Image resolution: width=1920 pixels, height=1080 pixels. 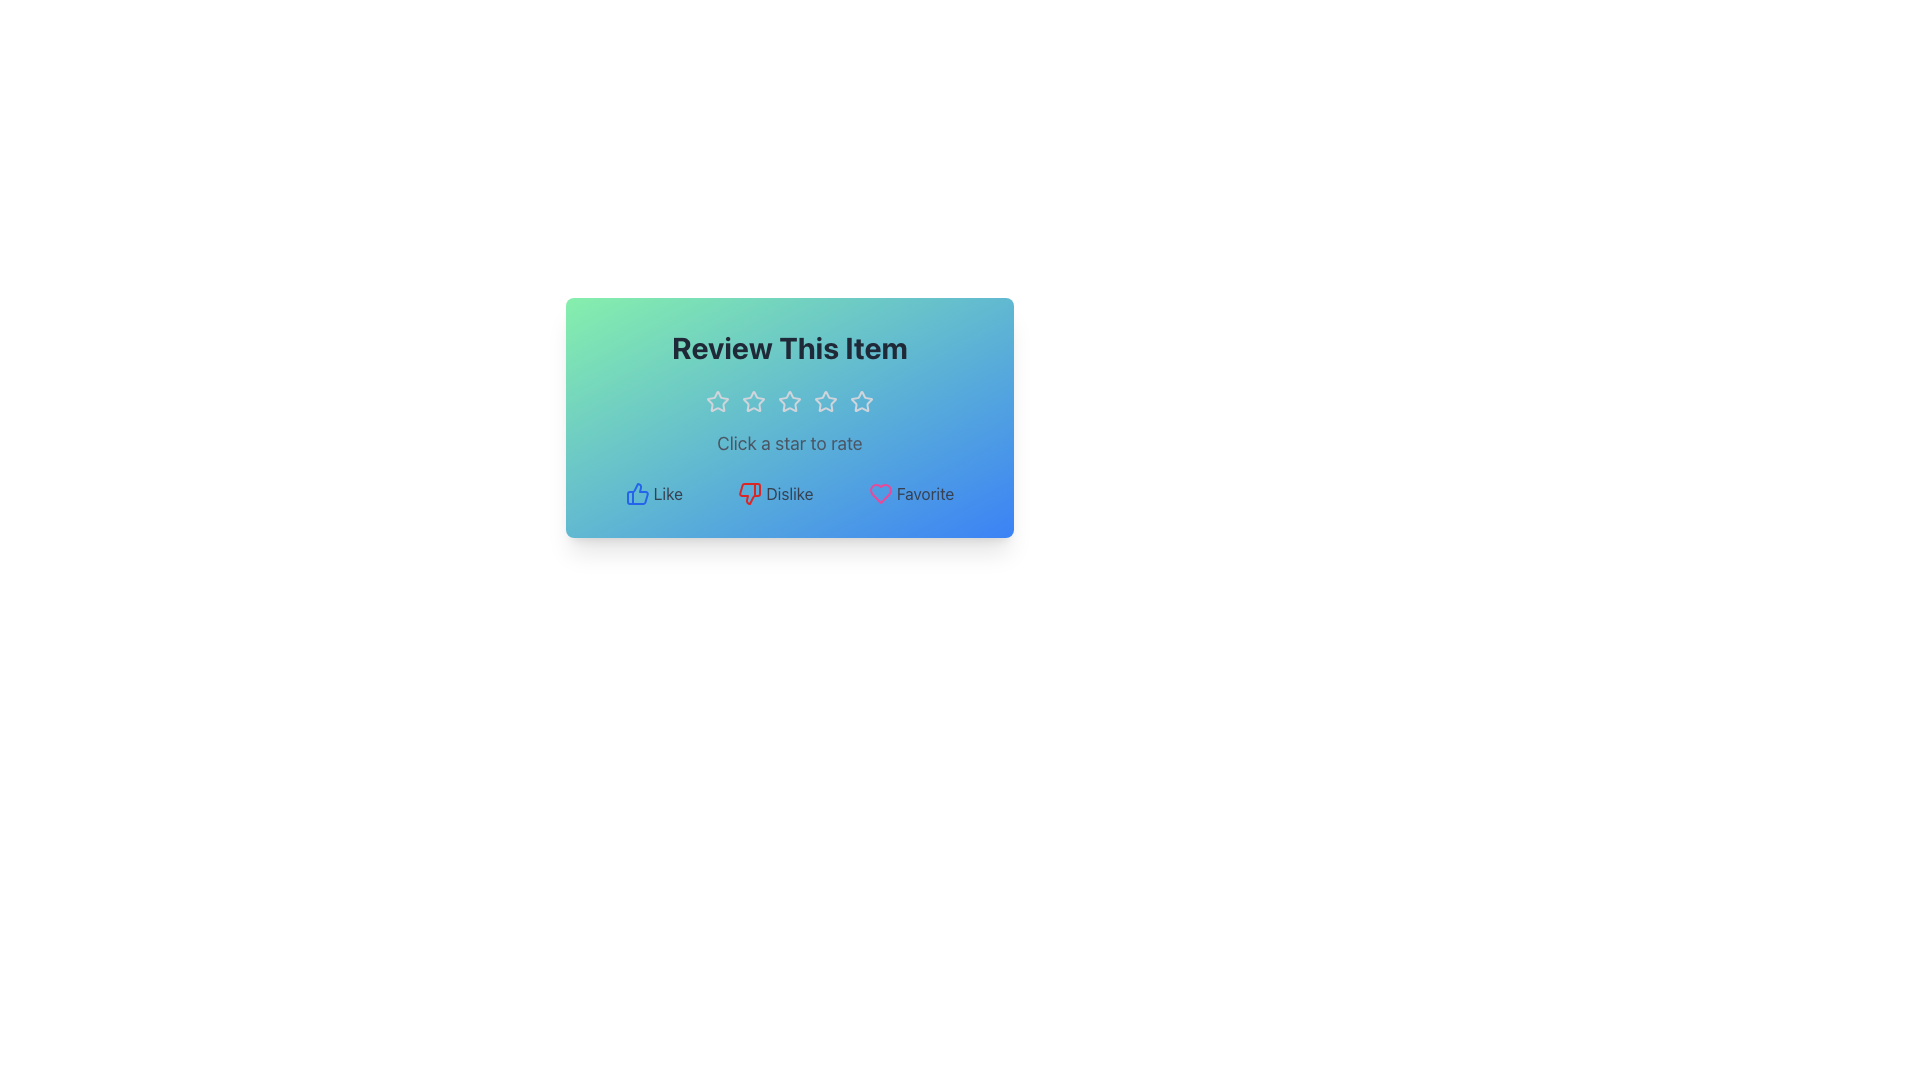 What do you see at coordinates (789, 401) in the screenshot?
I see `the fourth star icon in the star rating component, which is outlined in light gray and located under the 'Review This Item' text, to trigger a preview effect` at bounding box center [789, 401].